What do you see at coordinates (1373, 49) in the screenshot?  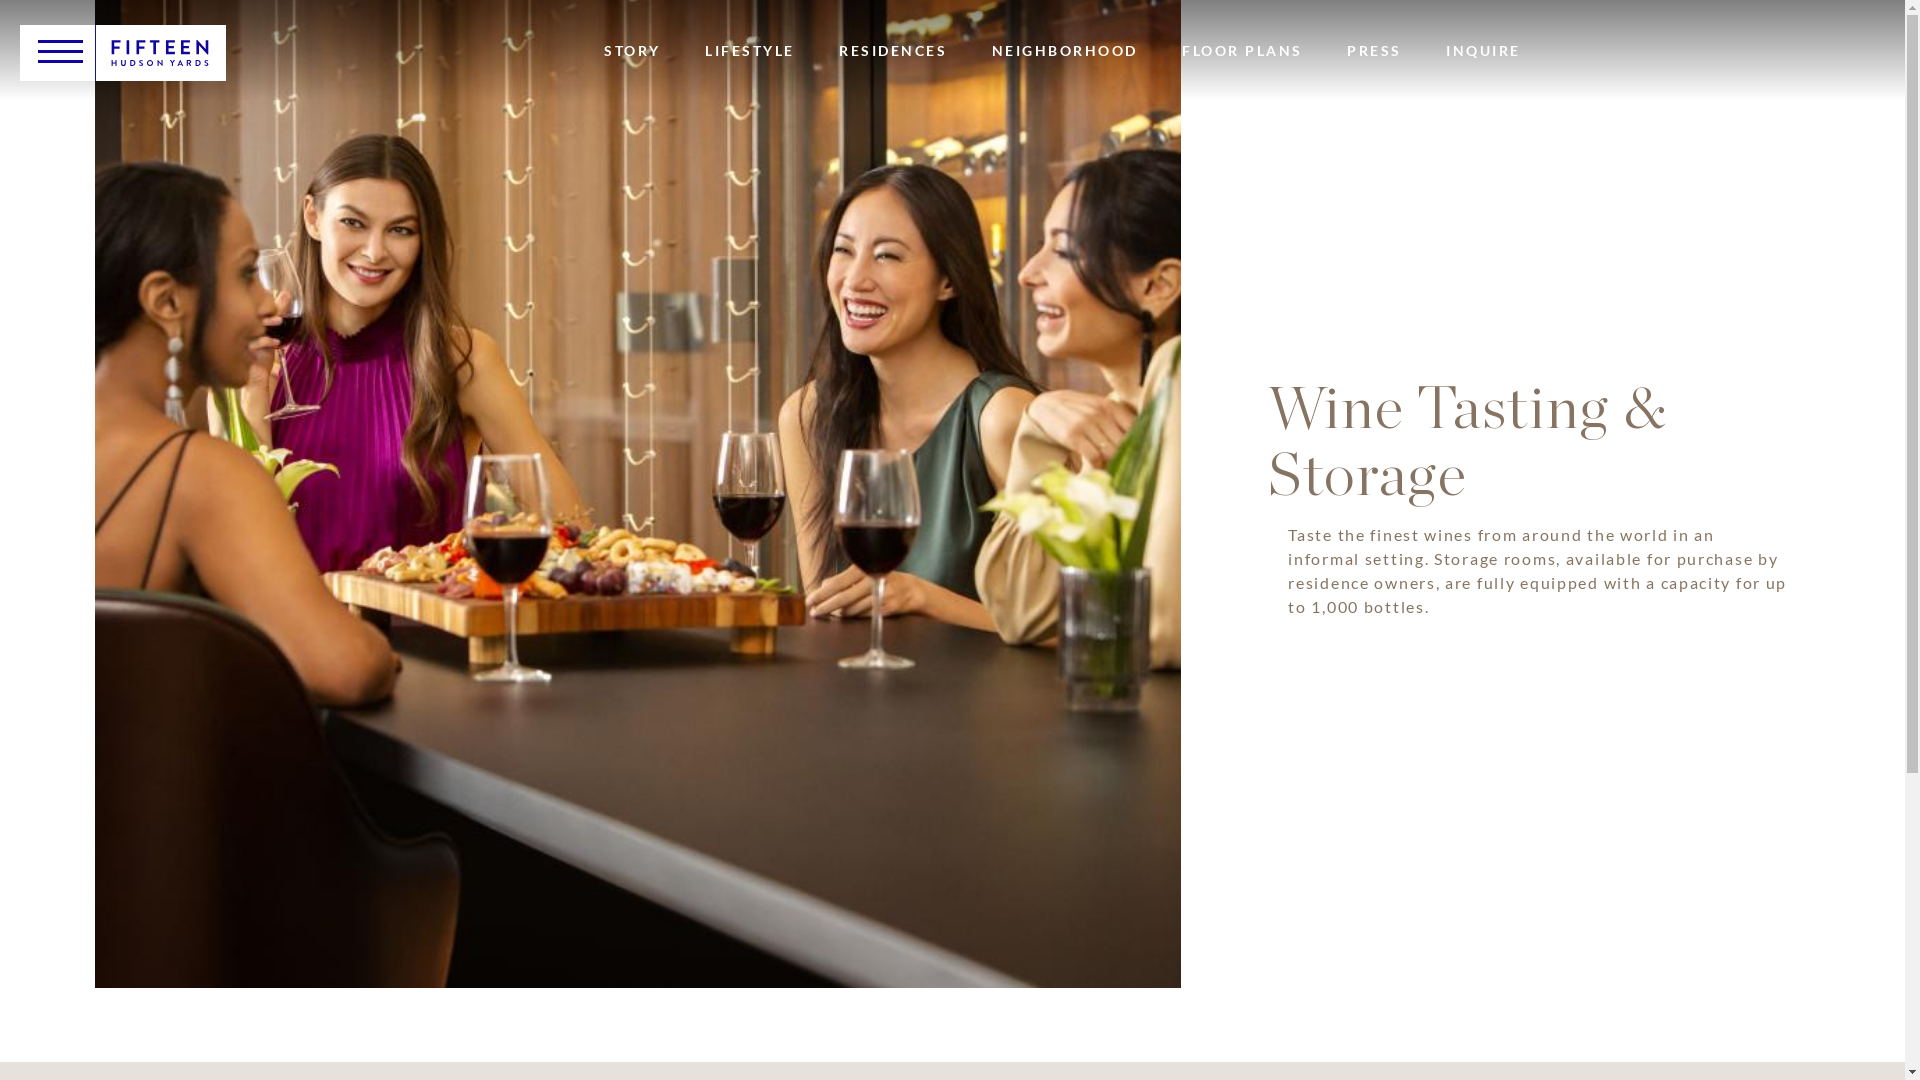 I see `'PRESS'` at bounding box center [1373, 49].